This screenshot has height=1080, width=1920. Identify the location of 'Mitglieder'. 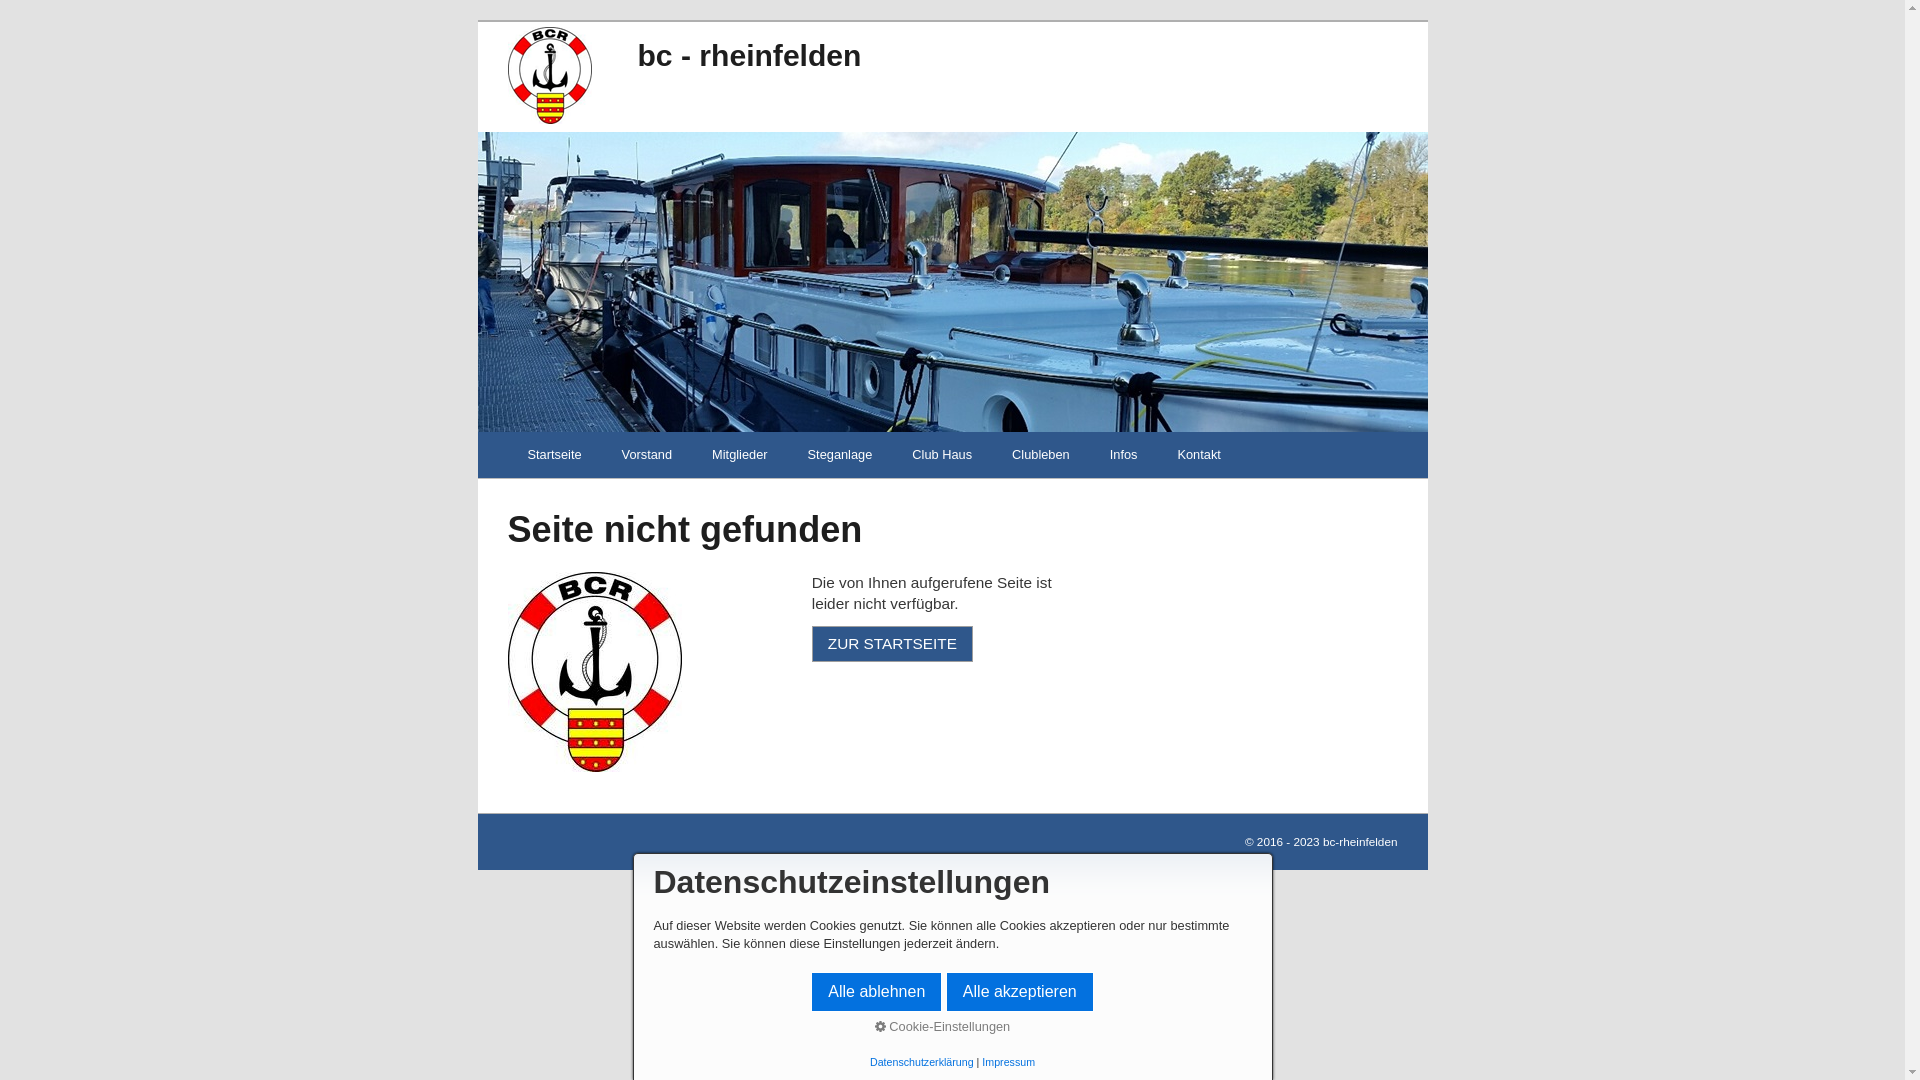
(738, 455).